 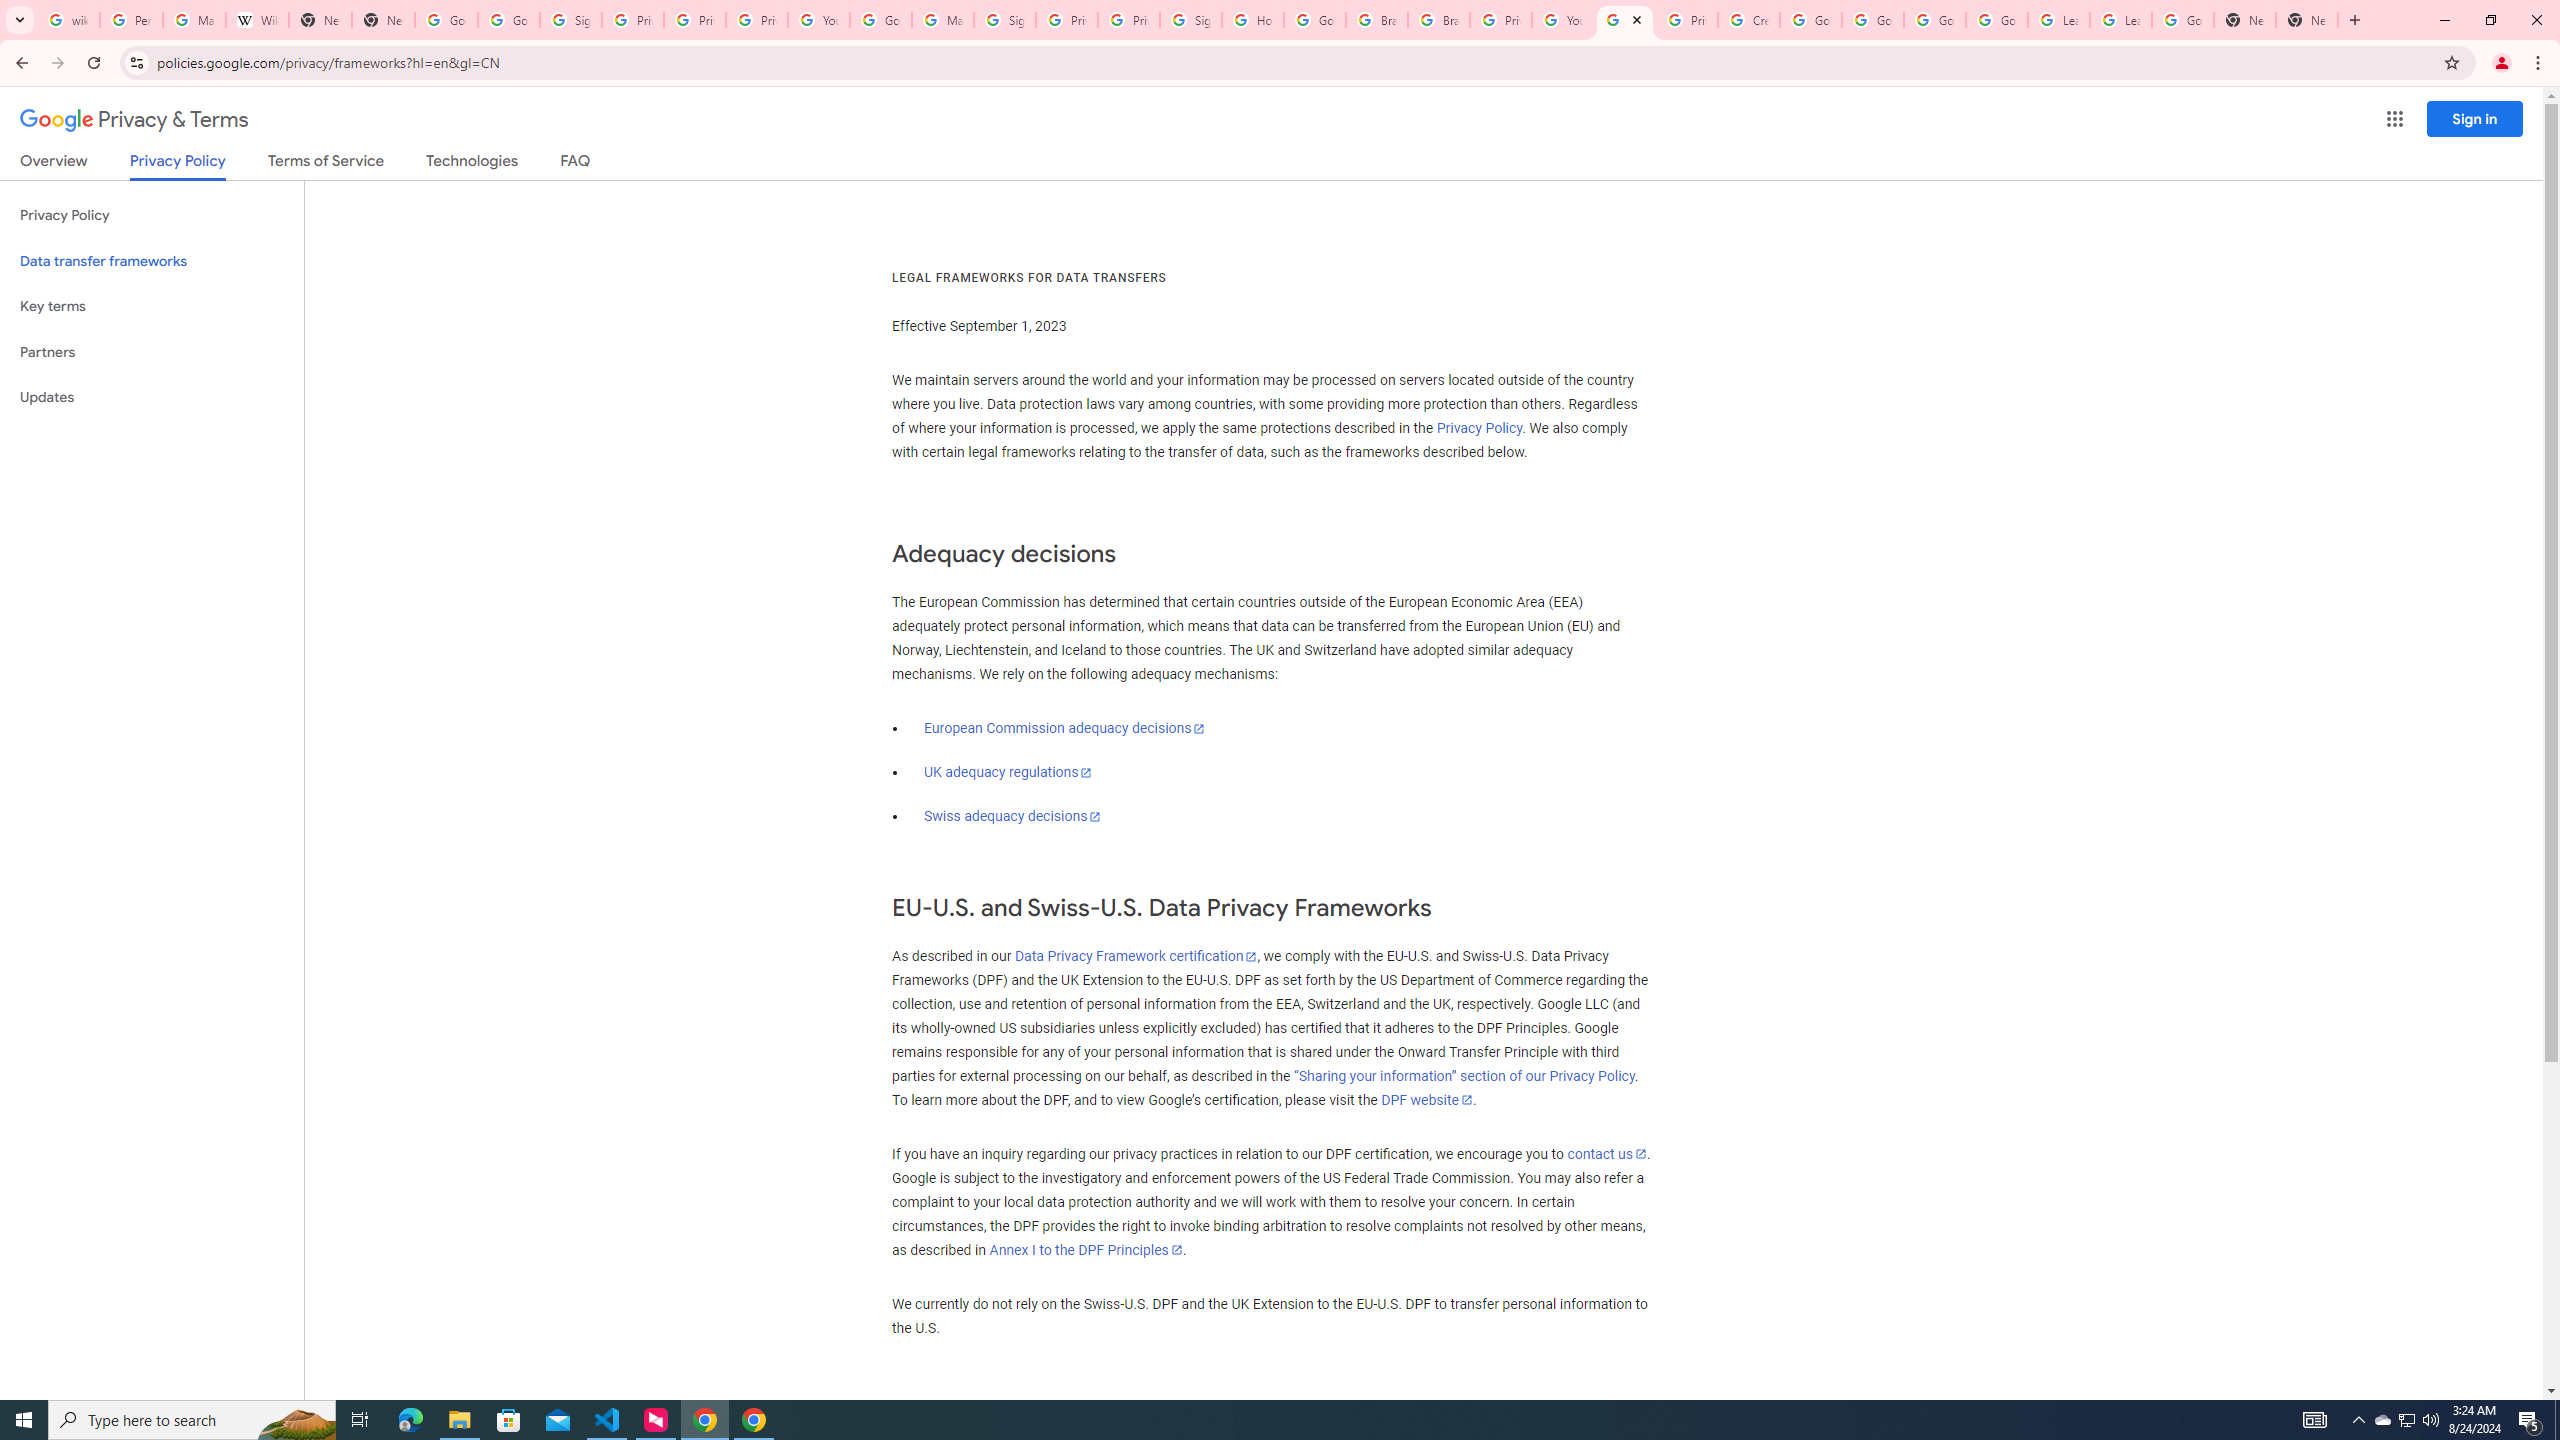 What do you see at coordinates (1011, 816) in the screenshot?
I see `'Swiss adequacy decisions'` at bounding box center [1011, 816].